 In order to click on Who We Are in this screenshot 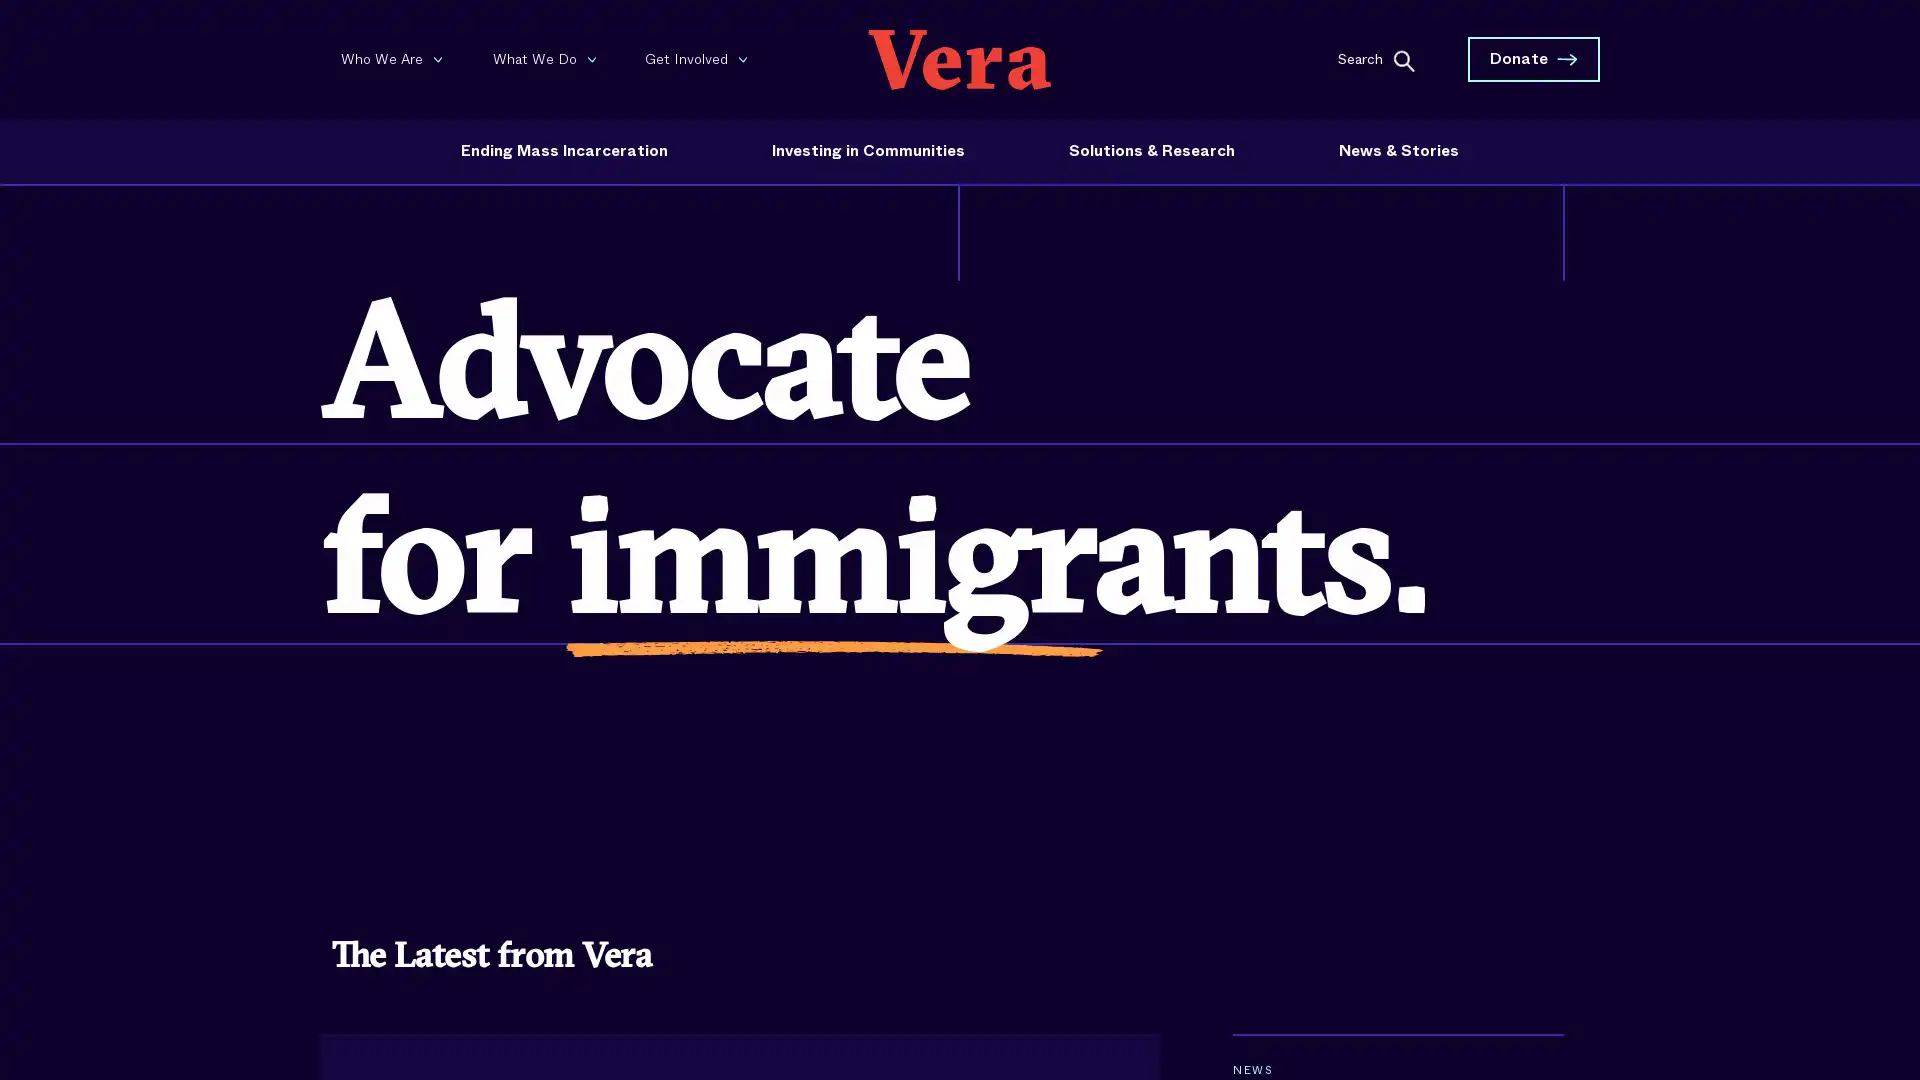, I will do `click(395, 57)`.